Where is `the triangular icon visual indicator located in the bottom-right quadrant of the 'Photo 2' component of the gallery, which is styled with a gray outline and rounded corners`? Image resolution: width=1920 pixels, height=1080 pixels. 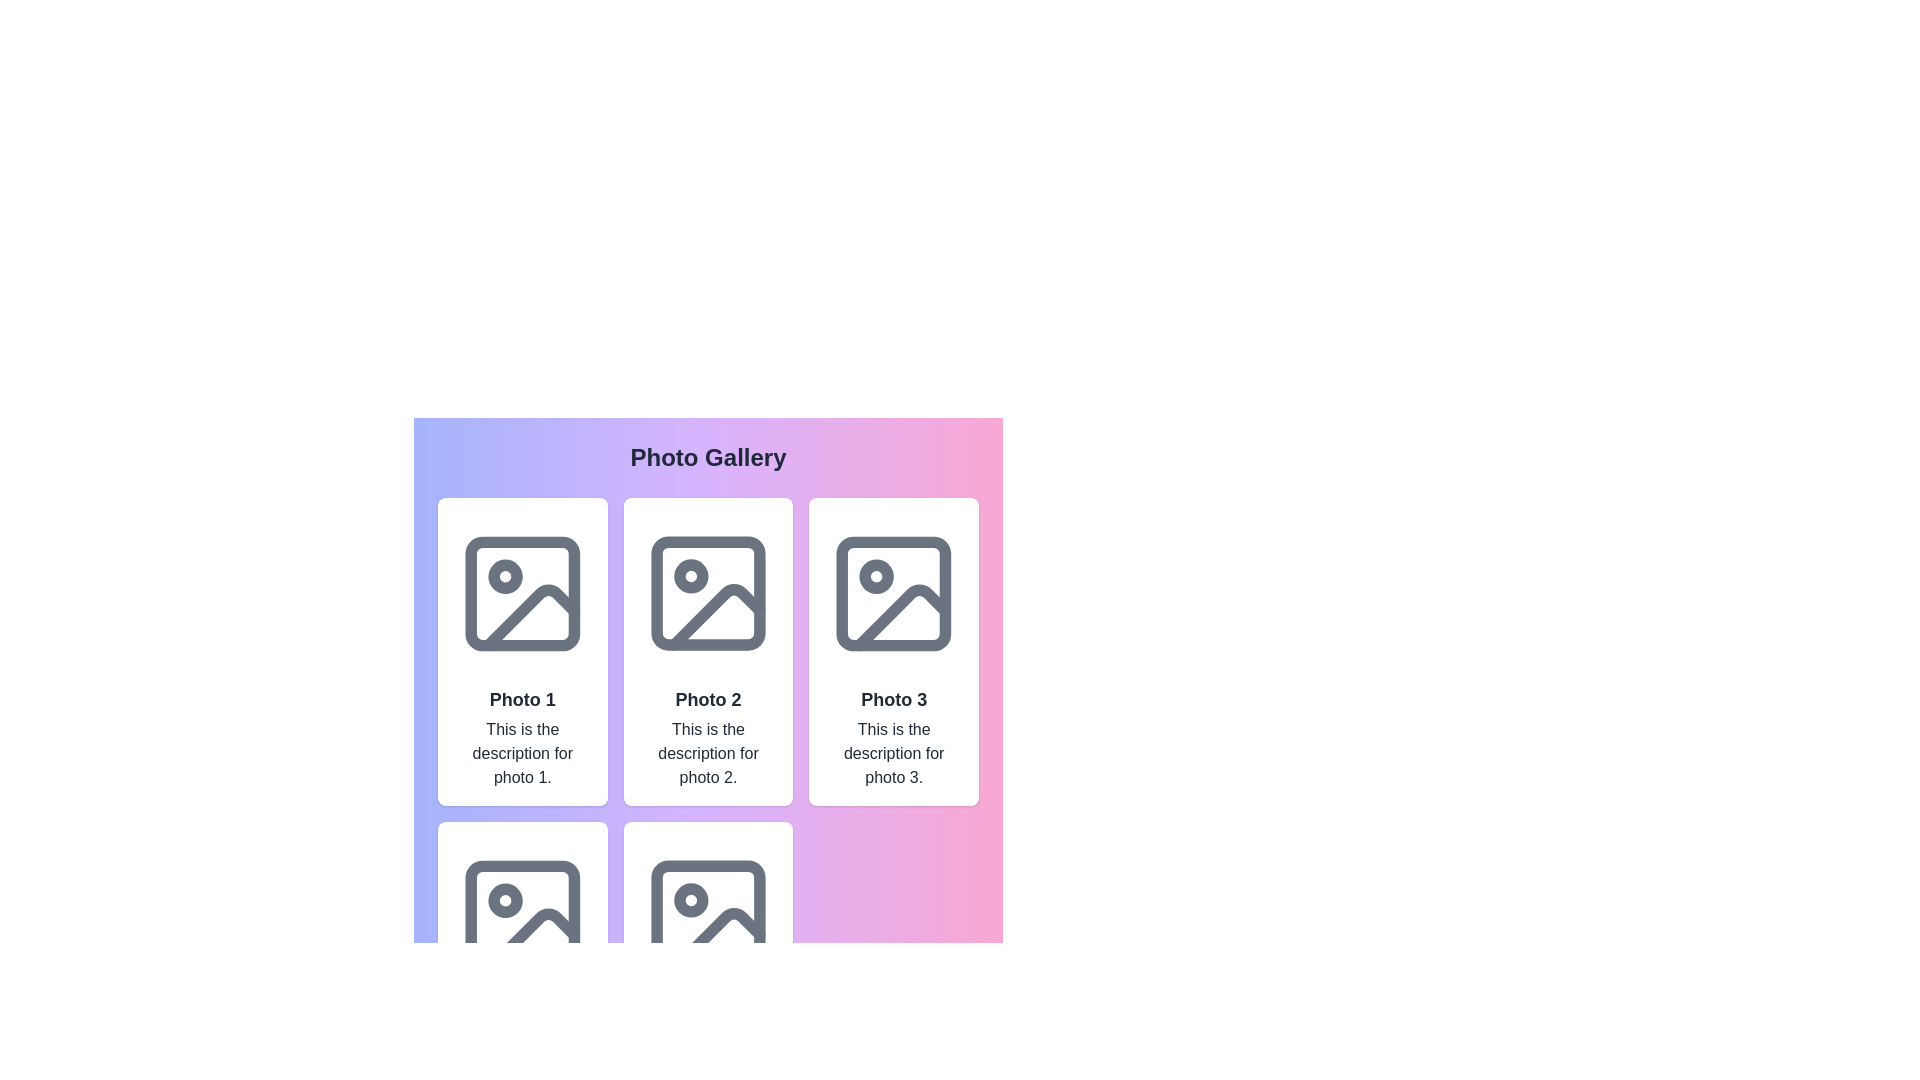 the triangular icon visual indicator located in the bottom-right quadrant of the 'Photo 2' component of the gallery, which is styled with a gray outline and rounded corners is located at coordinates (717, 616).